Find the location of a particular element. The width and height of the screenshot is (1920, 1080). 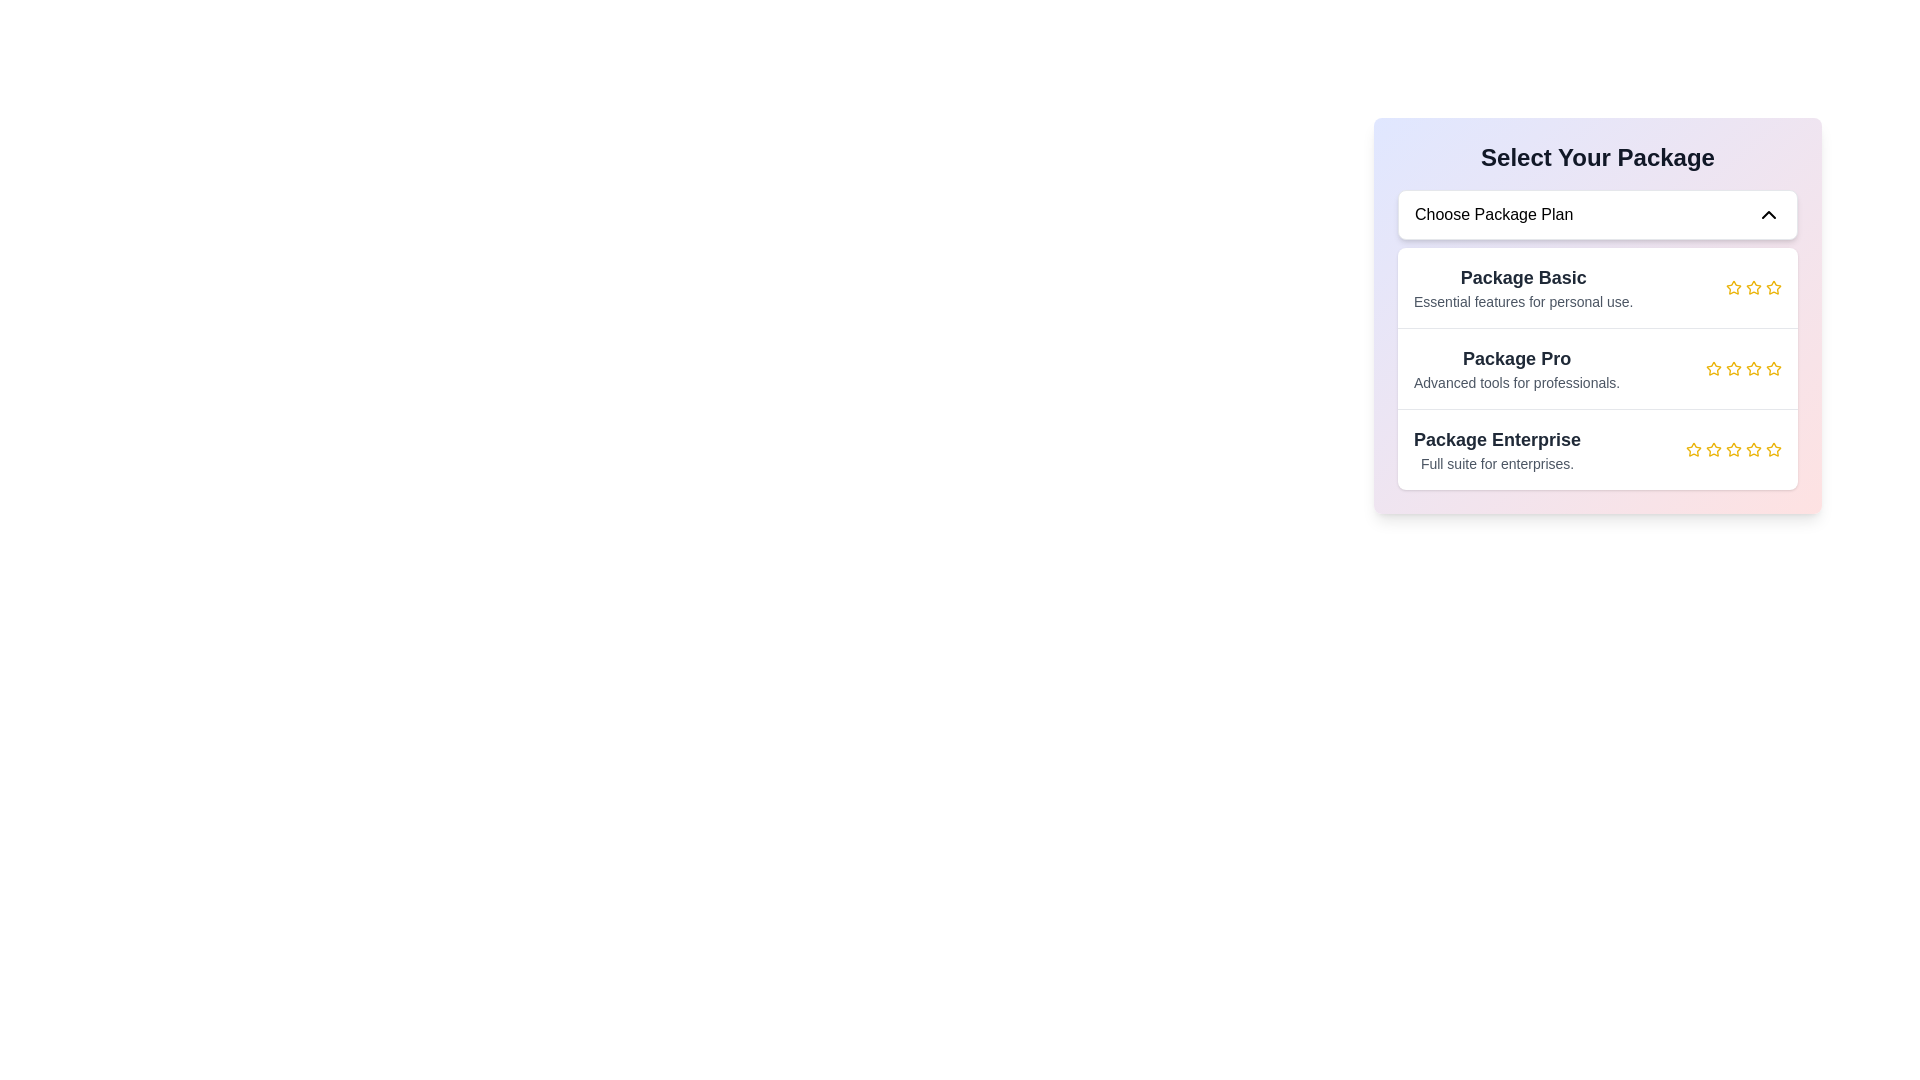

the descriptive subtitle text located directly below the 'Package Basic' title in the packages section is located at coordinates (1522, 301).